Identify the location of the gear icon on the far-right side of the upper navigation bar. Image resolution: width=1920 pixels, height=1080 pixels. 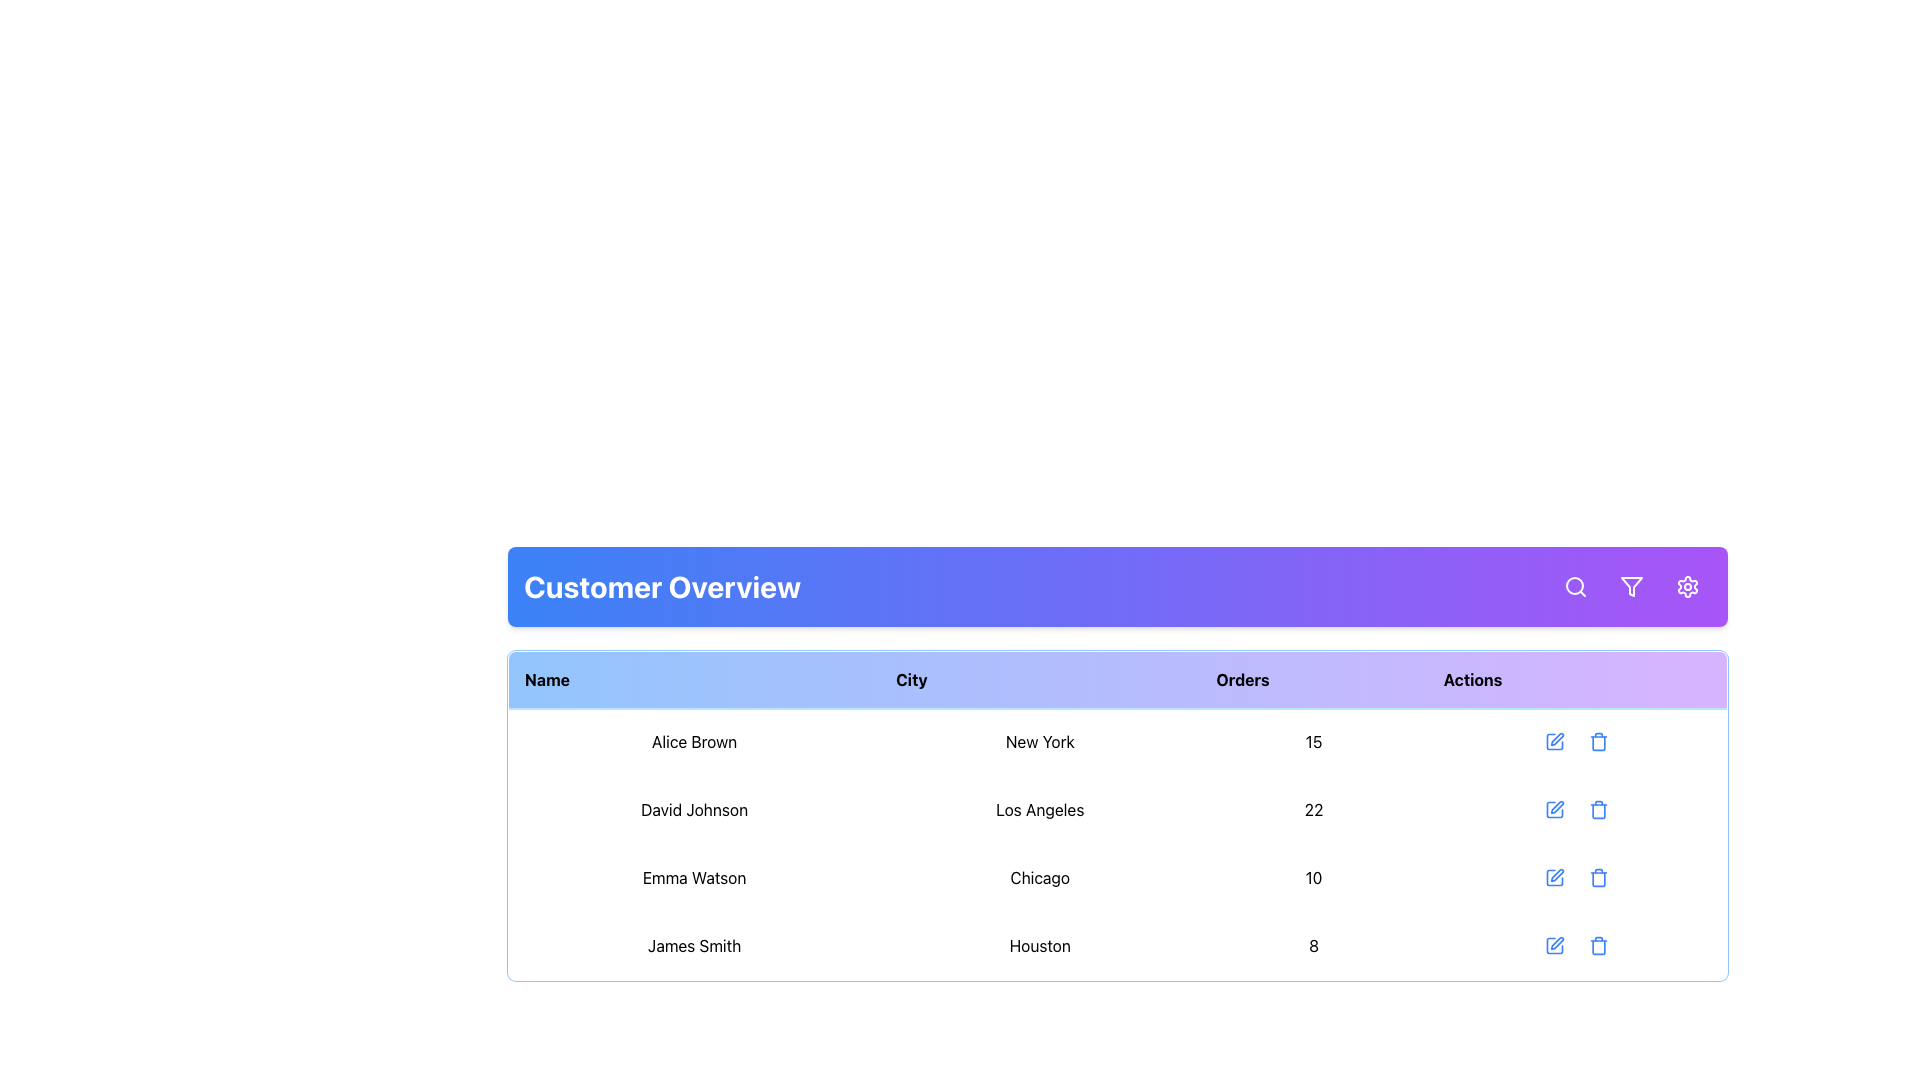
(1687, 585).